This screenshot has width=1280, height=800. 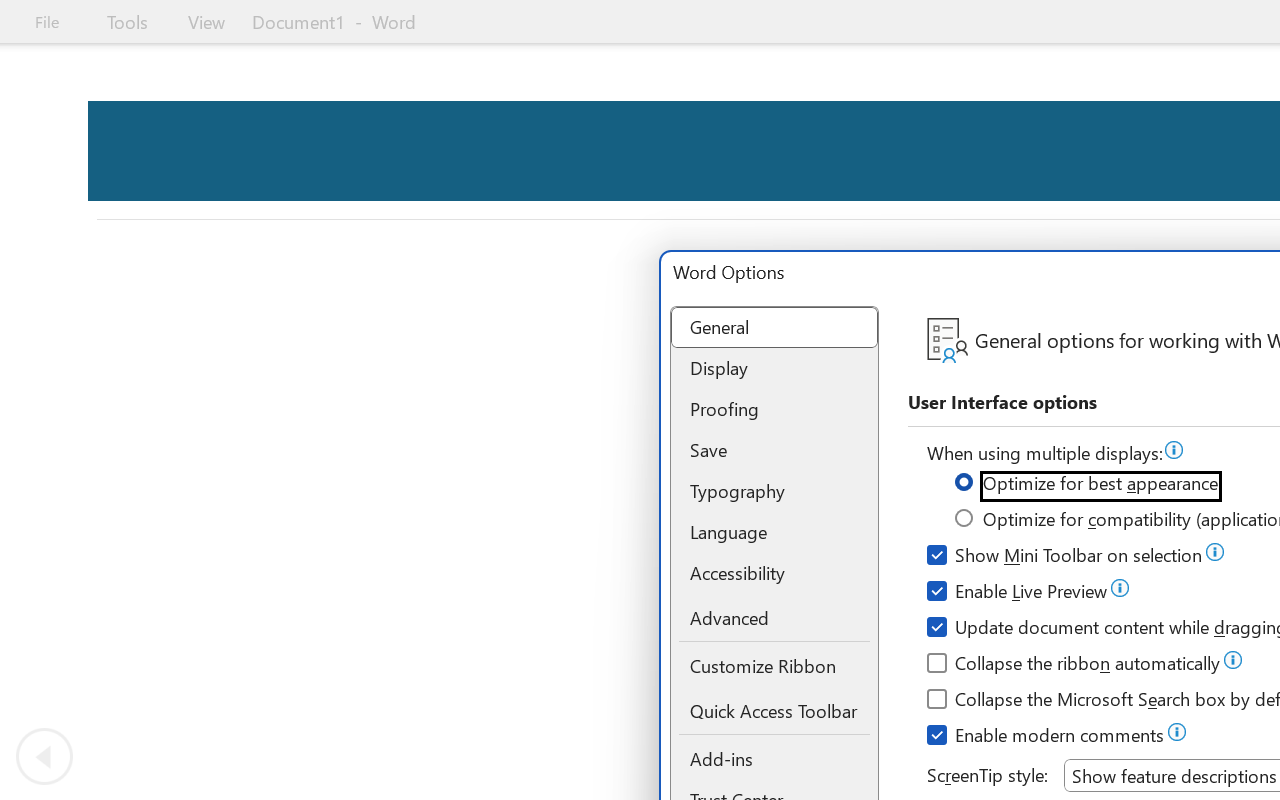 I want to click on 'Enable Live Preview', so click(x=1018, y=593).